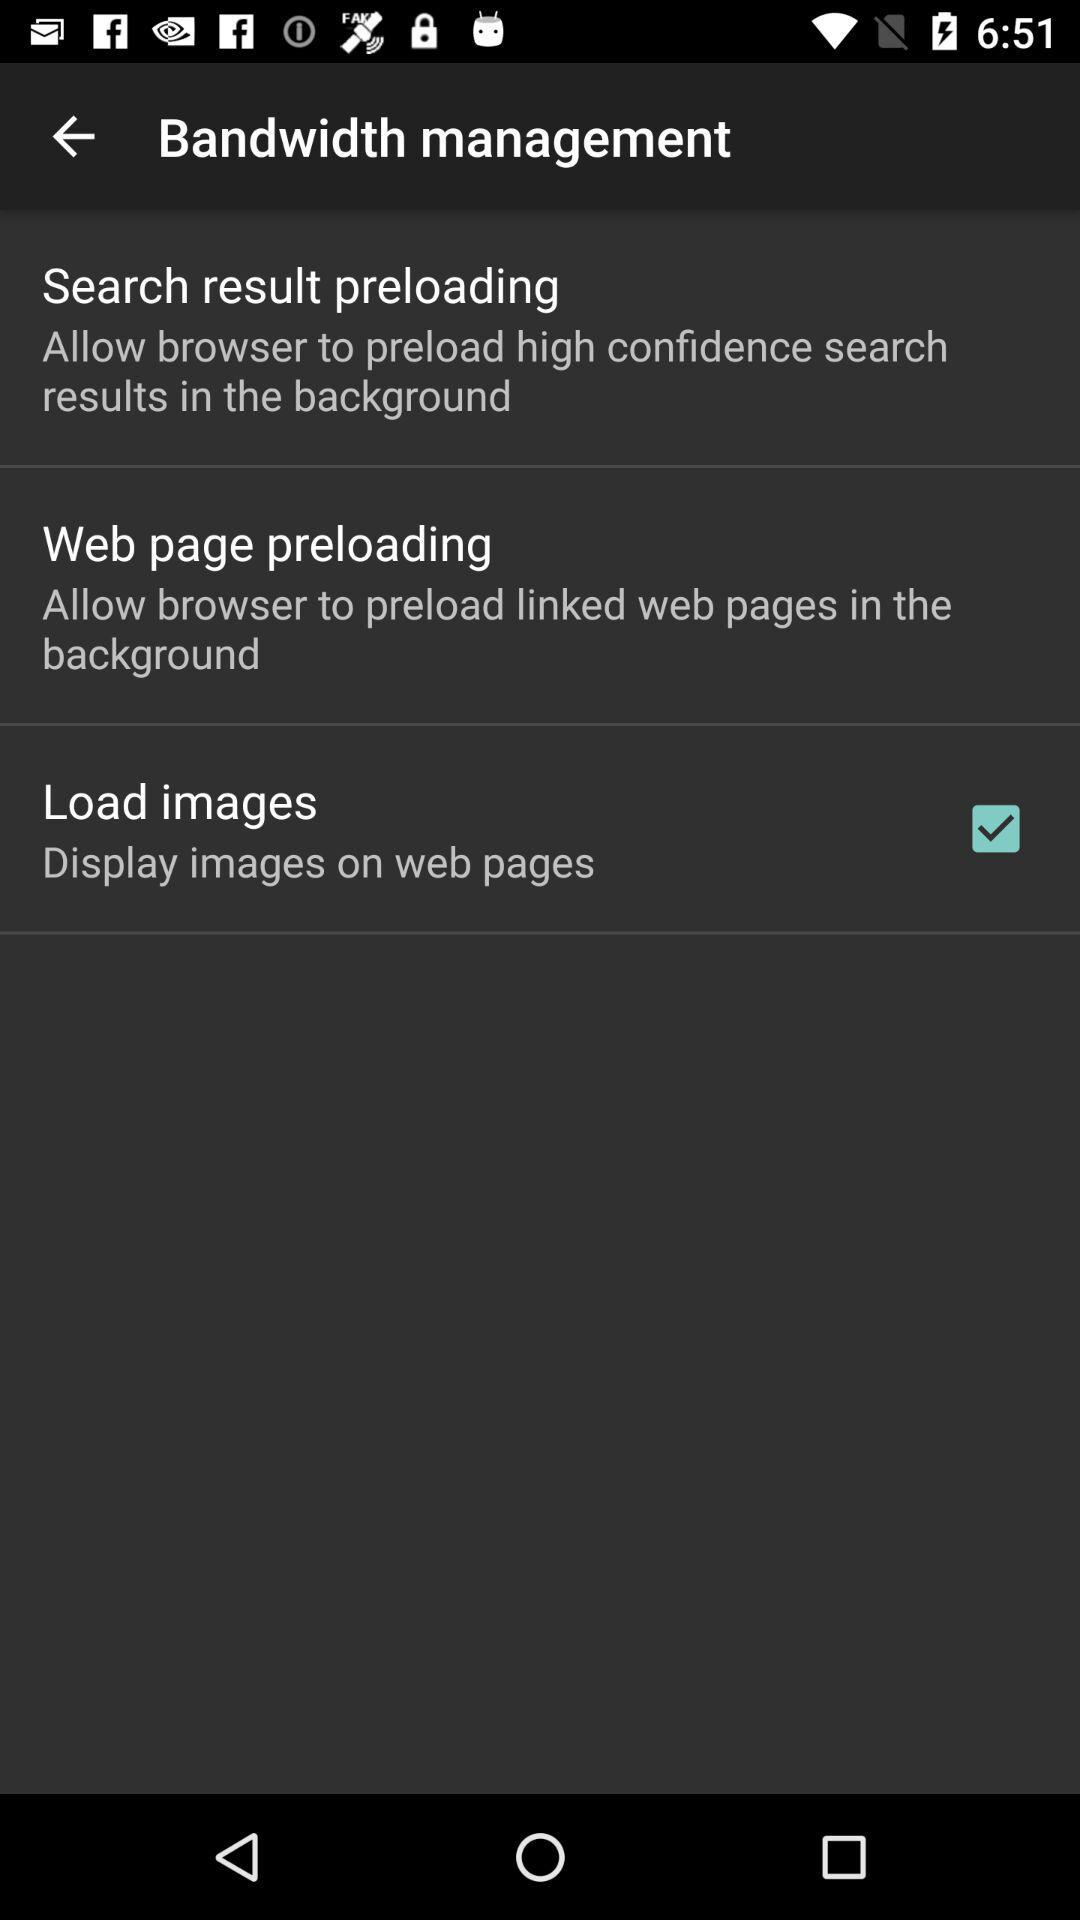 The height and width of the screenshot is (1920, 1080). What do you see at coordinates (266, 542) in the screenshot?
I see `web page preloading` at bounding box center [266, 542].